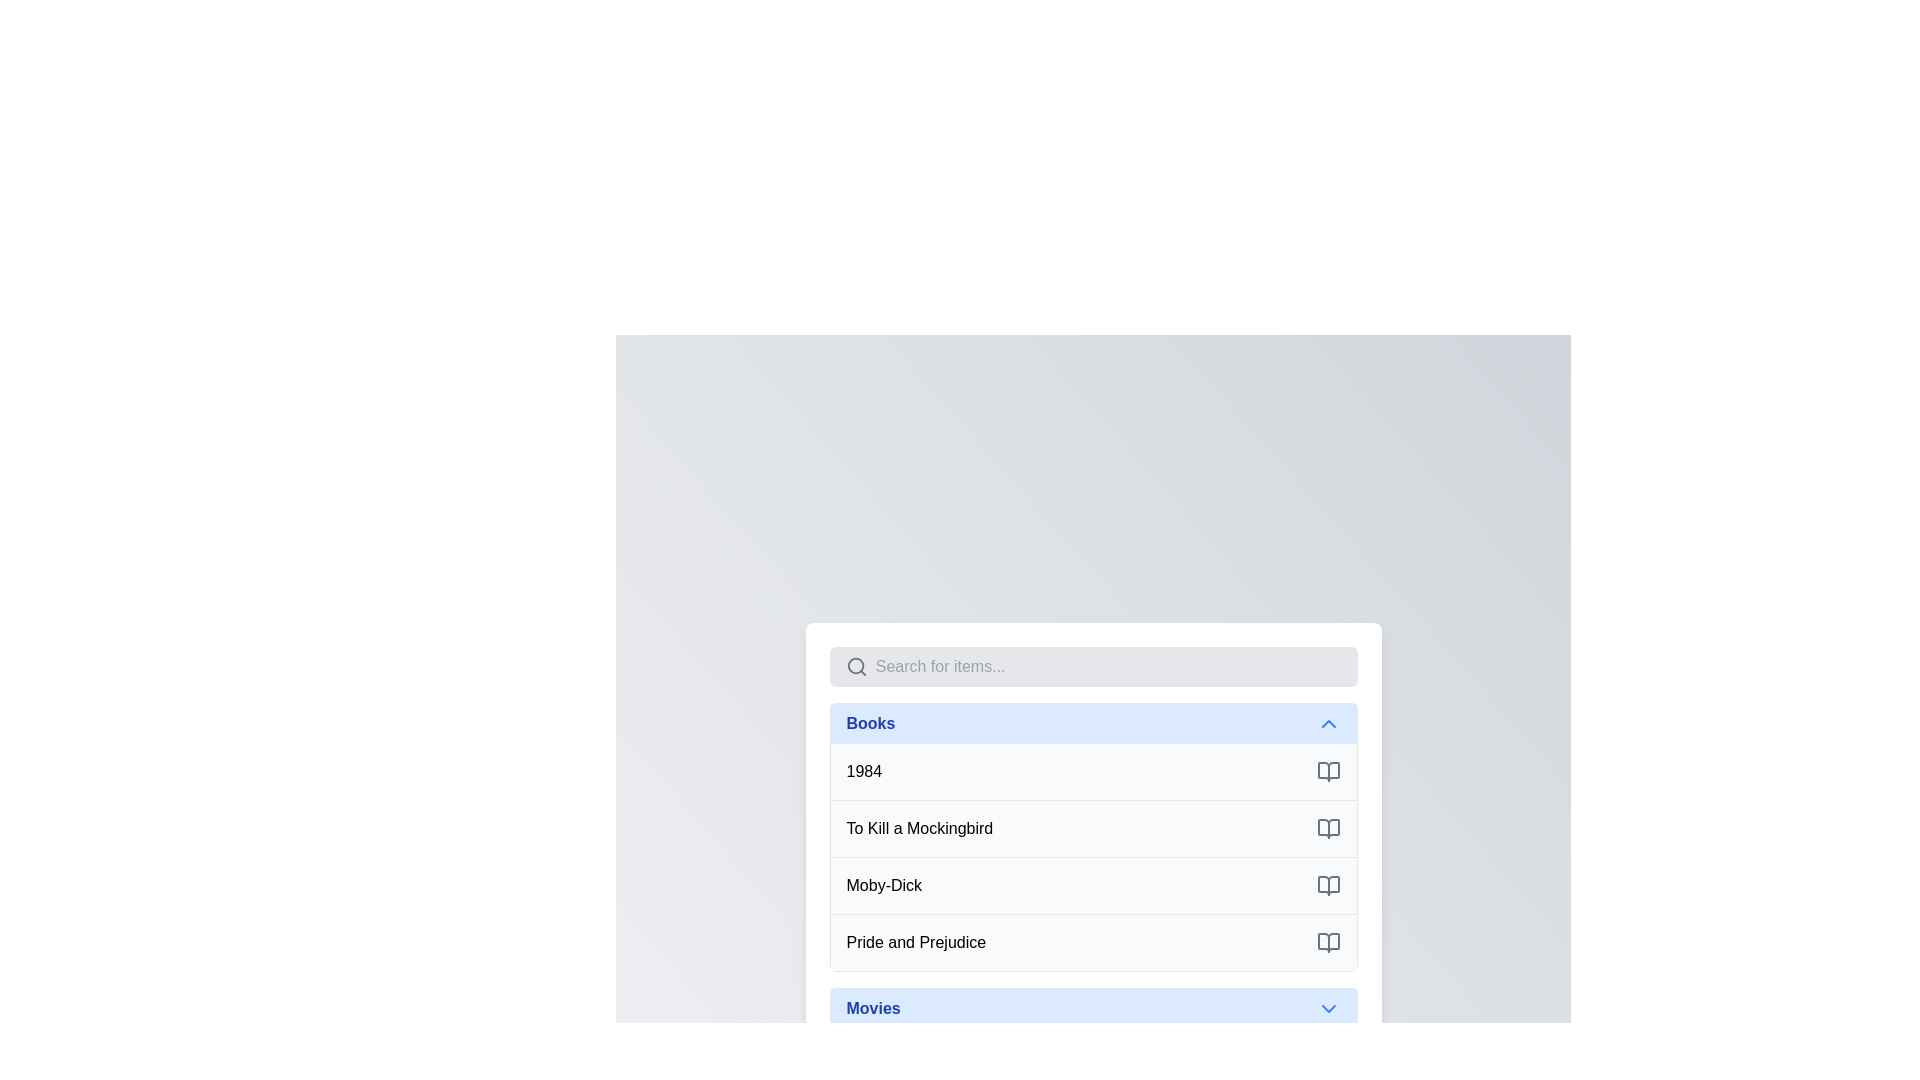 The width and height of the screenshot is (1920, 1080). Describe the element at coordinates (1328, 770) in the screenshot. I see `the toggle button icon for bookmarking the entry labeled '1984' in the 'Books' section` at that location.